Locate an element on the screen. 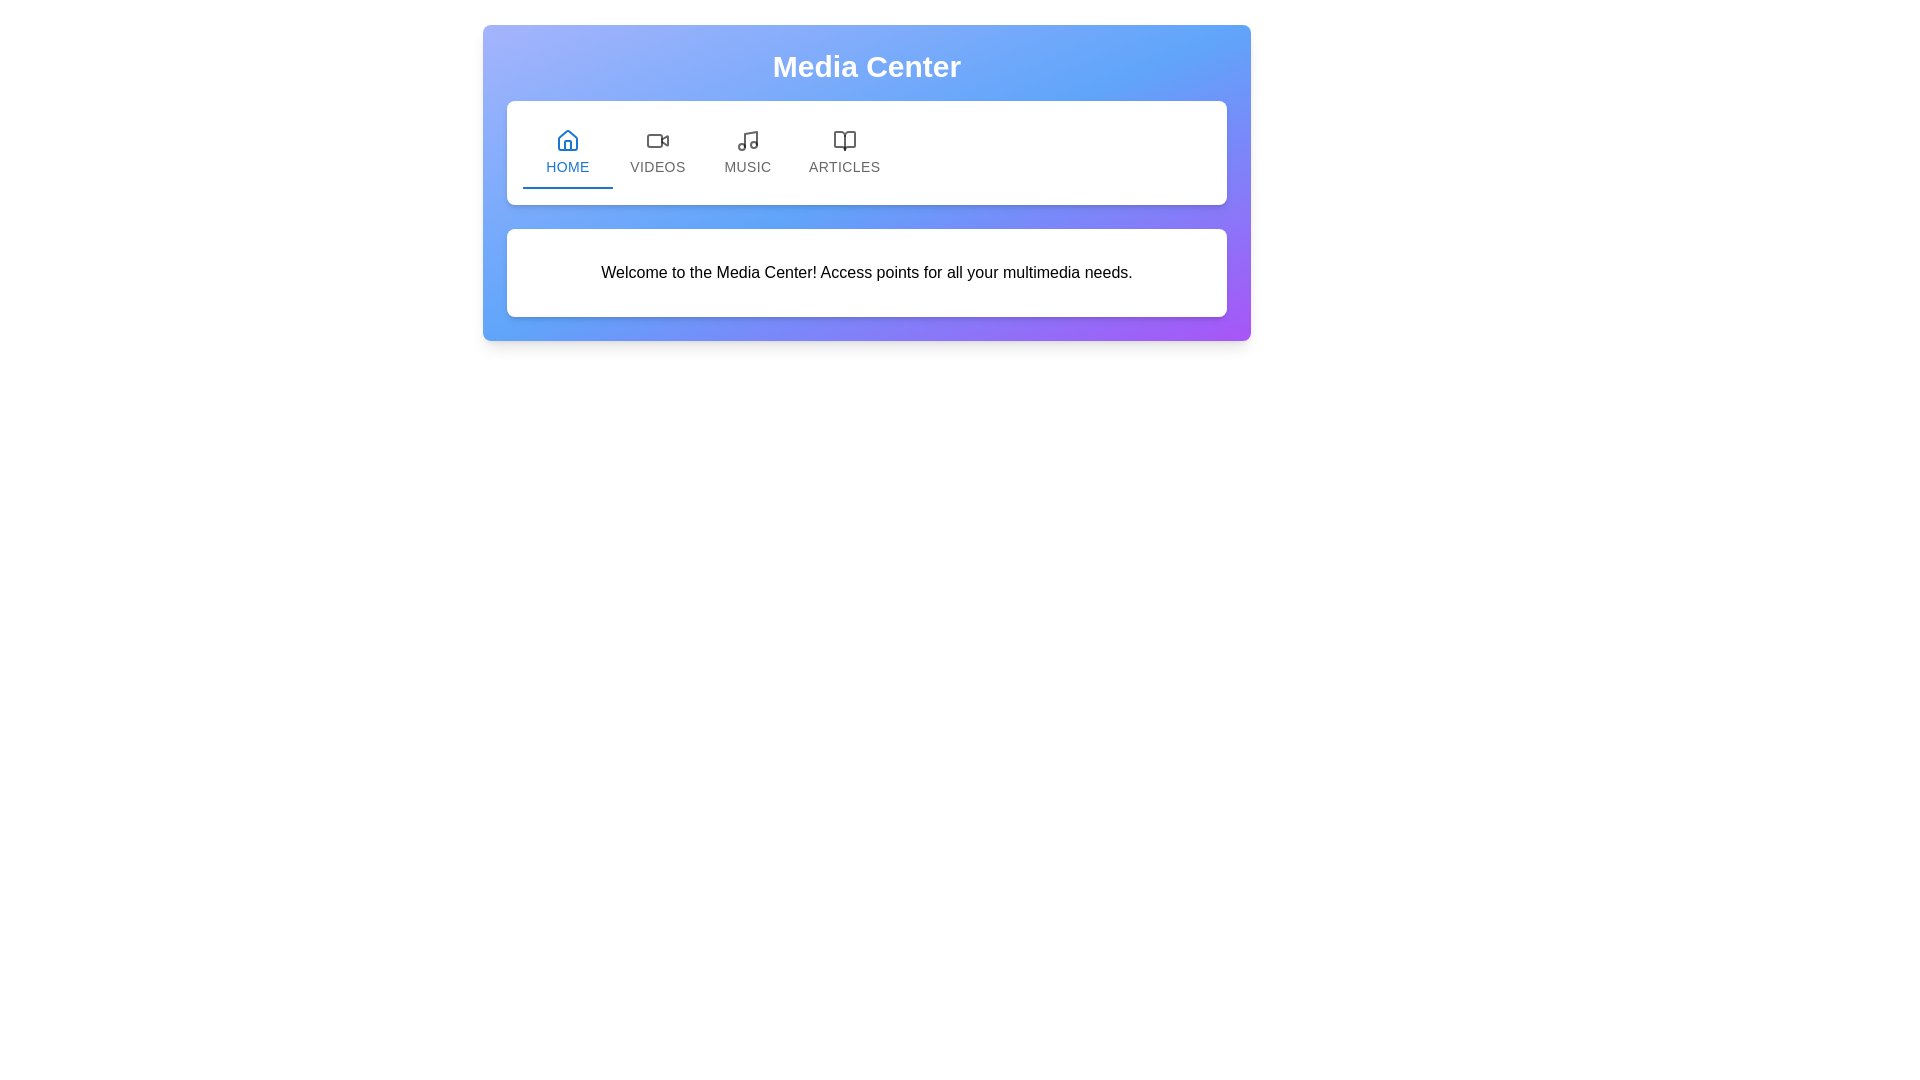  the 'MUSIC' tab button, which is styled with a musical note icon and is the third tab in a horizontal list is located at coordinates (747, 152).